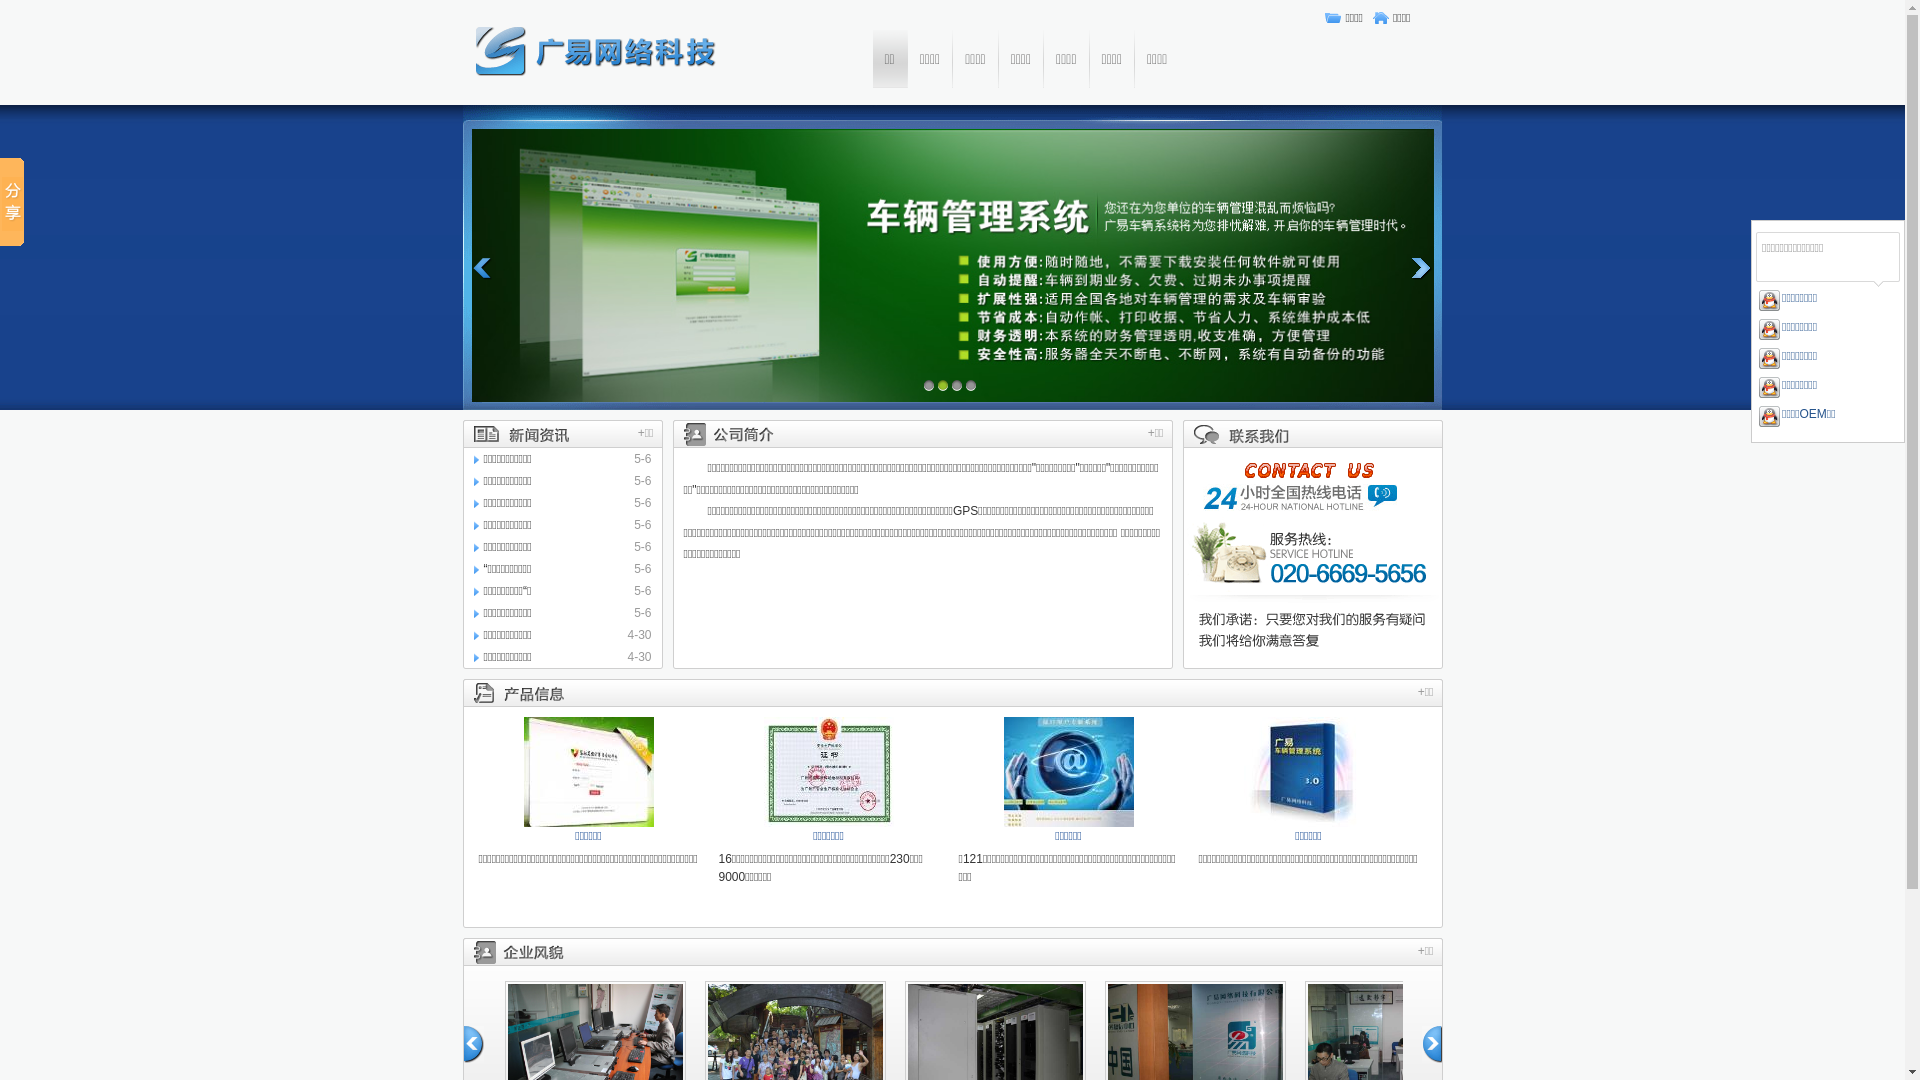 The image size is (1920, 1080). What do you see at coordinates (940, 385) in the screenshot?
I see `'2'` at bounding box center [940, 385].